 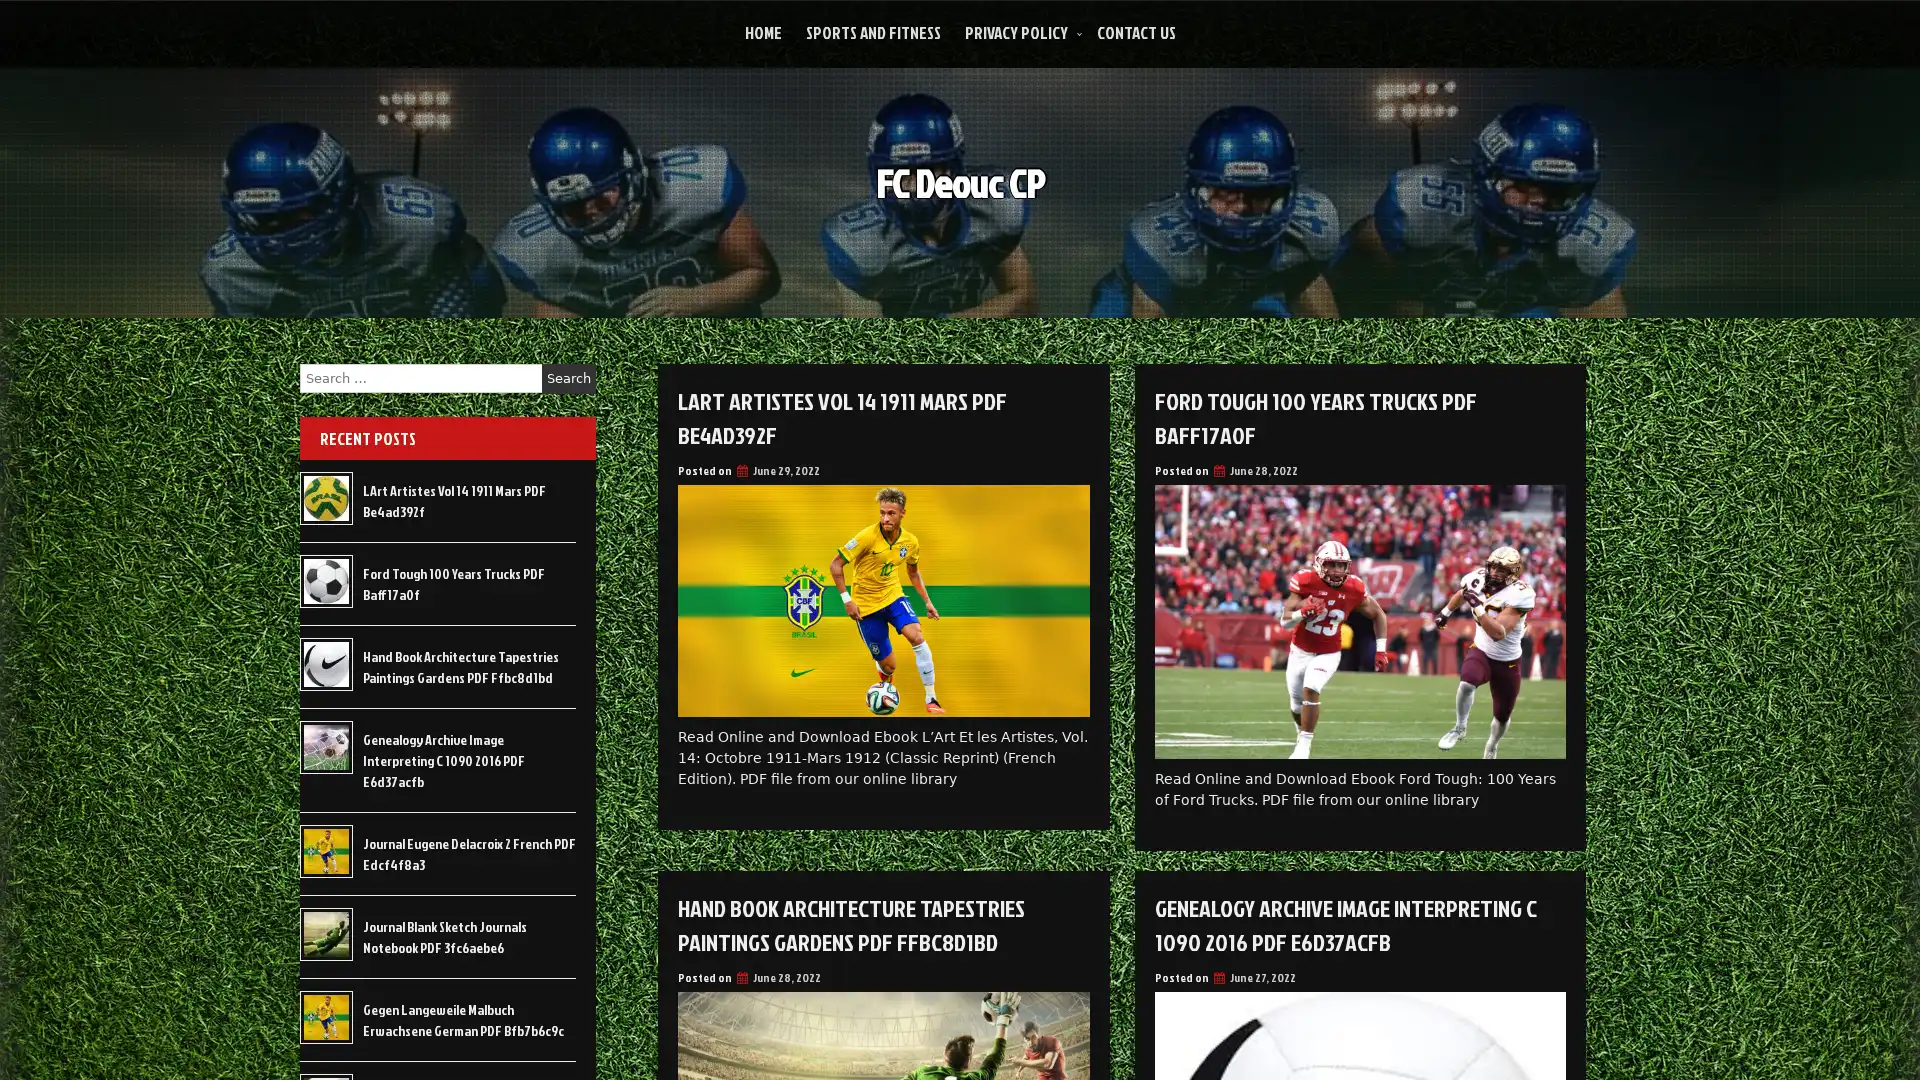 I want to click on Search, so click(x=568, y=378).